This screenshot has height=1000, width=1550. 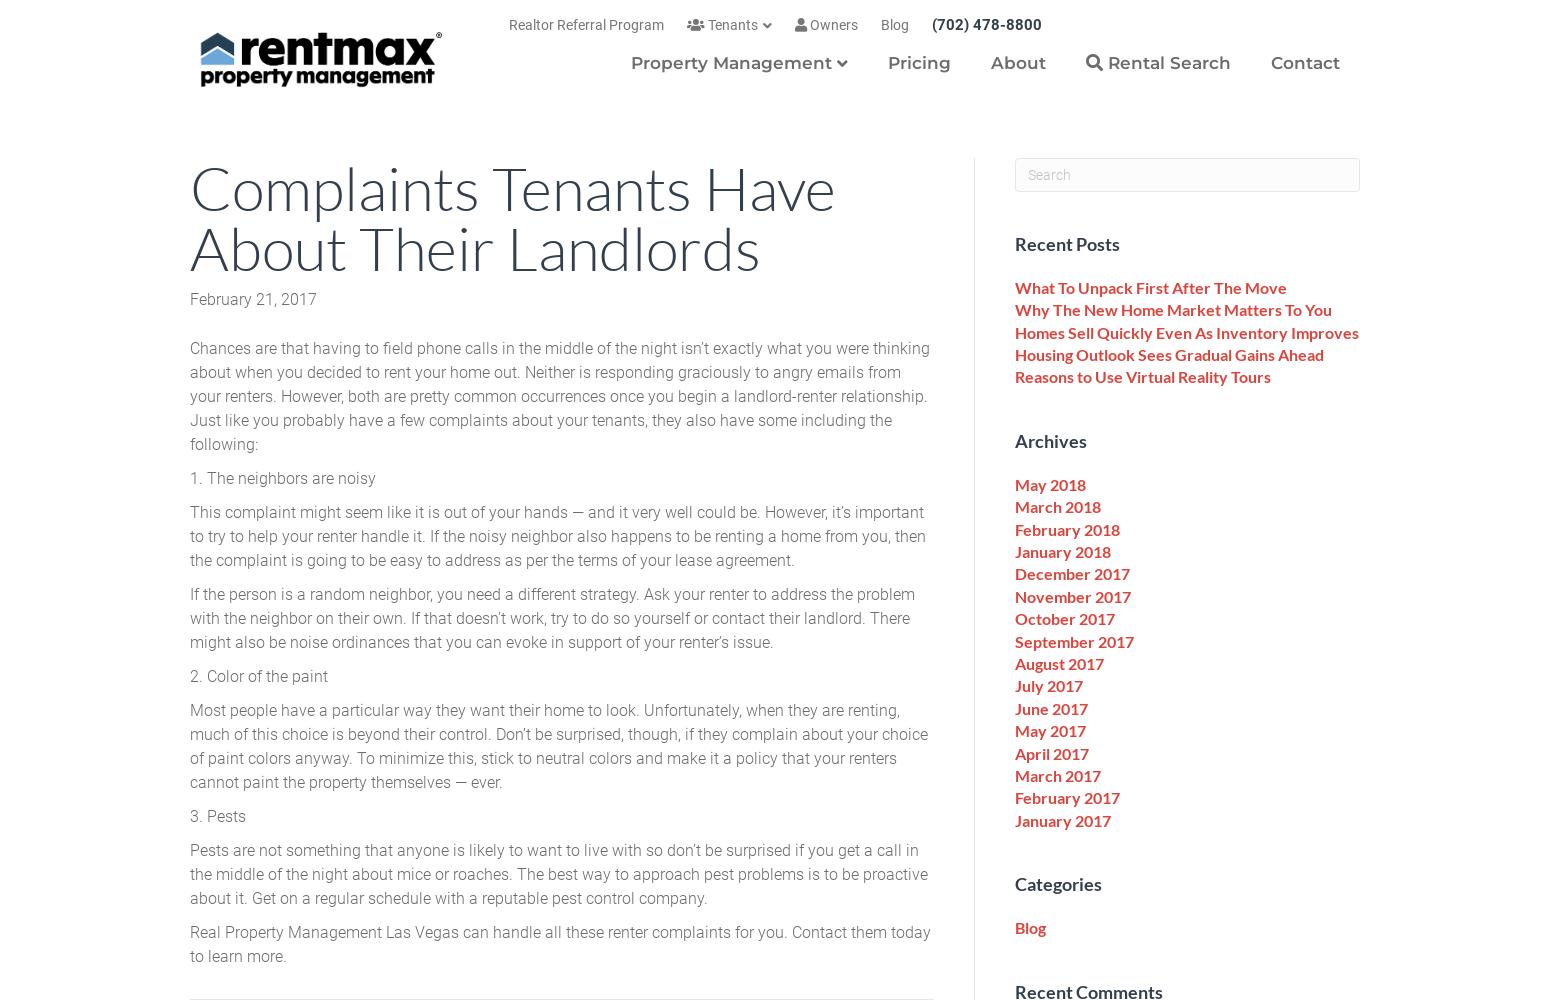 I want to click on 'May 2018', so click(x=1014, y=482).